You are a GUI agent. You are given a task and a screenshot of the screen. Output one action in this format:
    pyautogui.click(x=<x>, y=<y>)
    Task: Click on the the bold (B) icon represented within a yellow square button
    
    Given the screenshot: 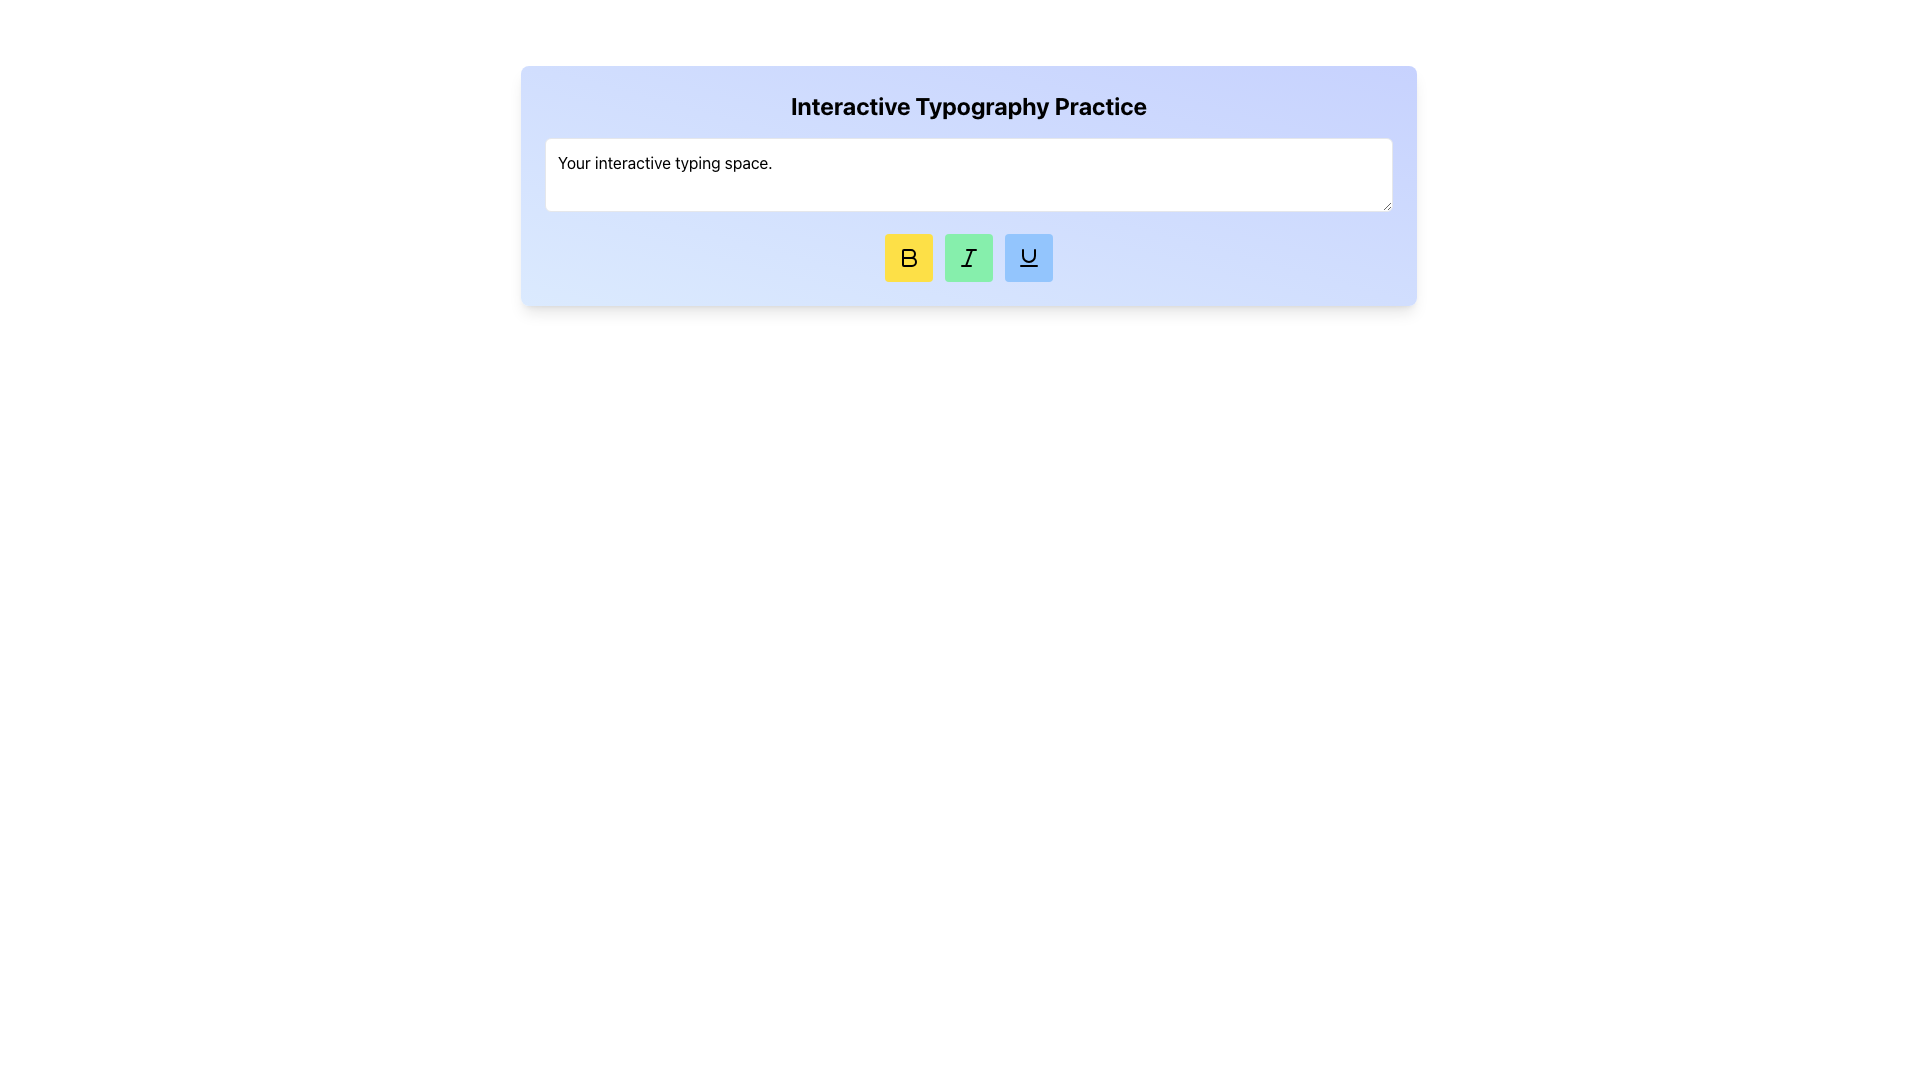 What is the action you would take?
    pyautogui.click(x=907, y=257)
    